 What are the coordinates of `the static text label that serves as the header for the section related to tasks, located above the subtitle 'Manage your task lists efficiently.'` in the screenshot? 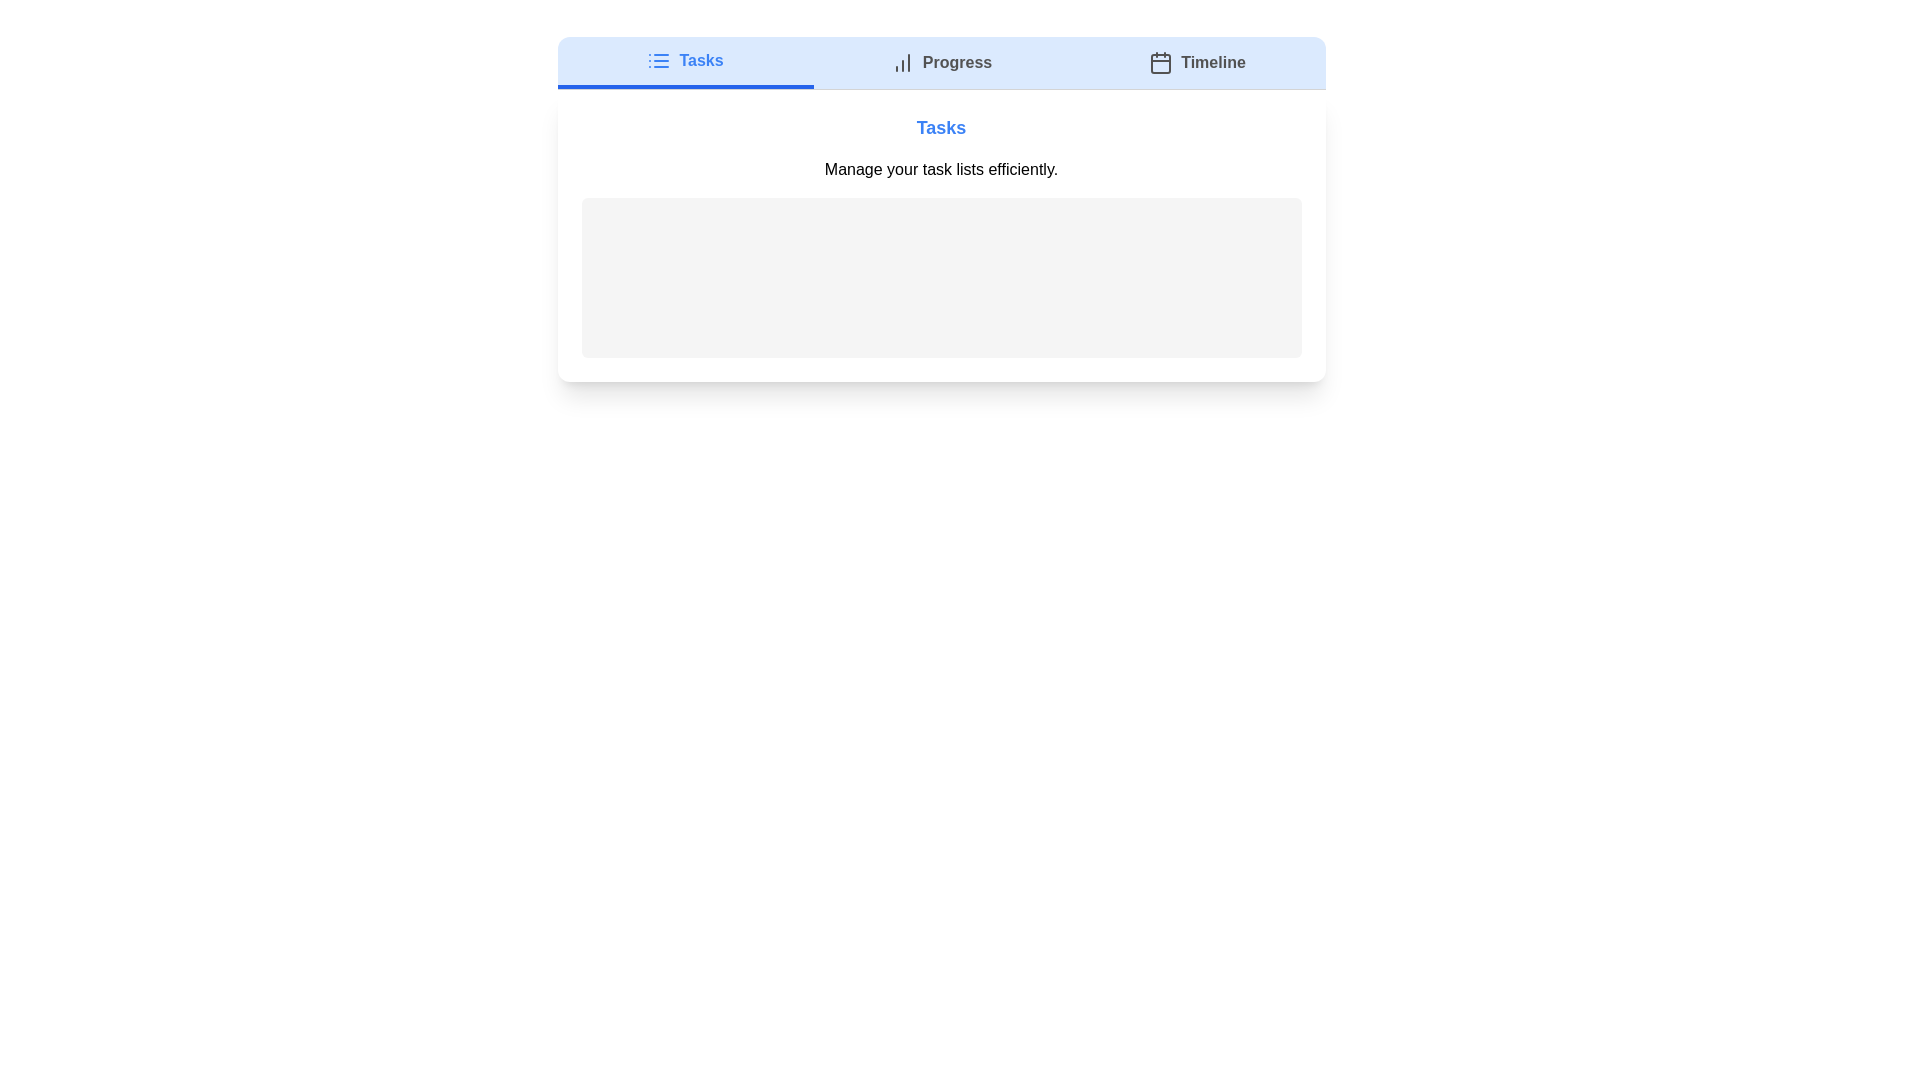 It's located at (940, 127).